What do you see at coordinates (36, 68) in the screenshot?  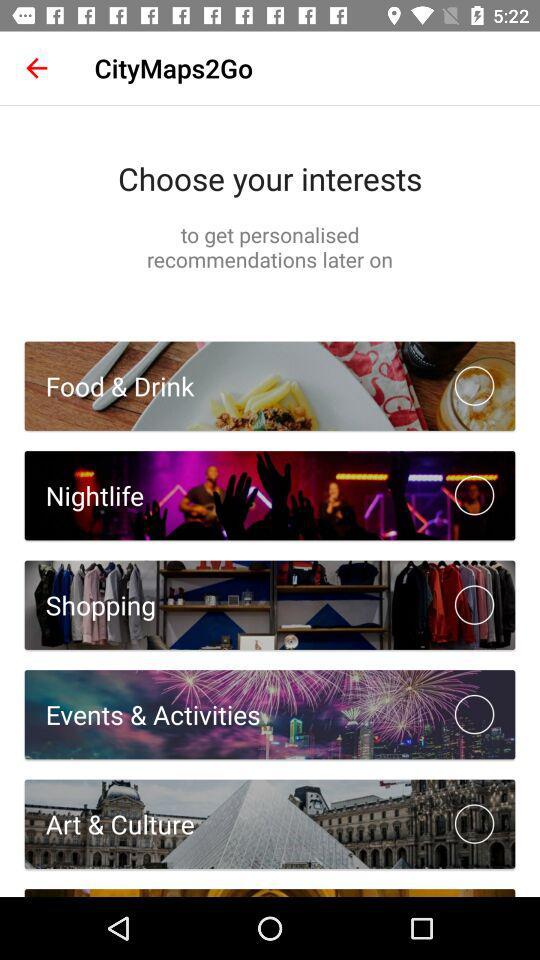 I see `item next to citymaps2go` at bounding box center [36, 68].